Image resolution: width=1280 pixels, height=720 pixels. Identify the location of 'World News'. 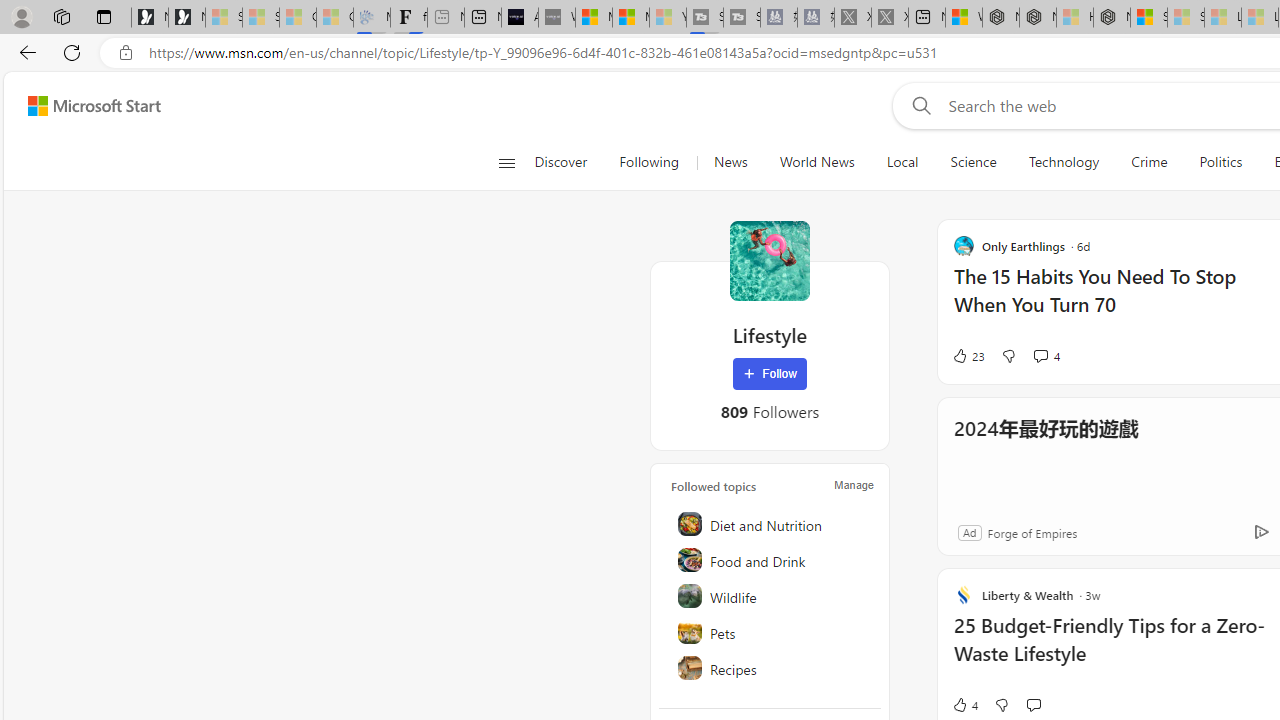
(816, 162).